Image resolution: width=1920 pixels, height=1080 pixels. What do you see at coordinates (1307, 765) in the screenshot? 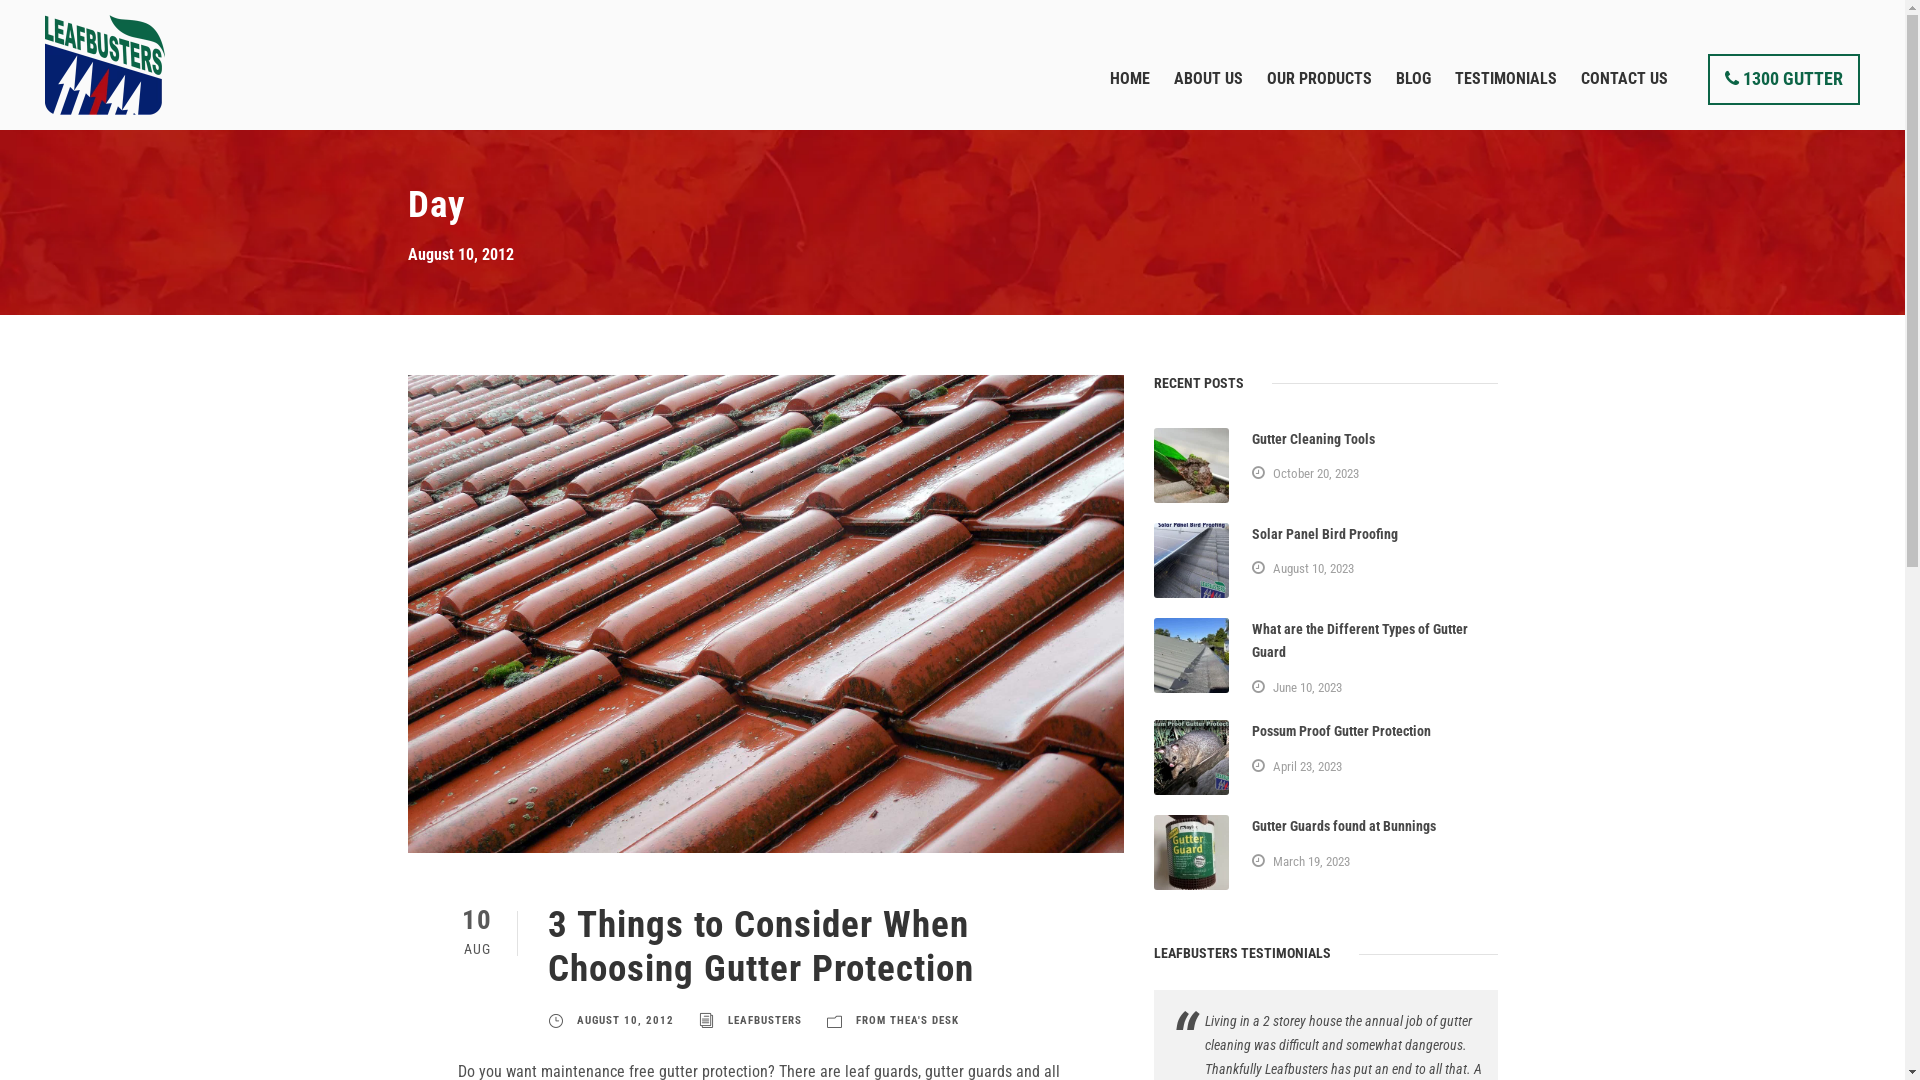
I see `'April 23, 2023'` at bounding box center [1307, 765].